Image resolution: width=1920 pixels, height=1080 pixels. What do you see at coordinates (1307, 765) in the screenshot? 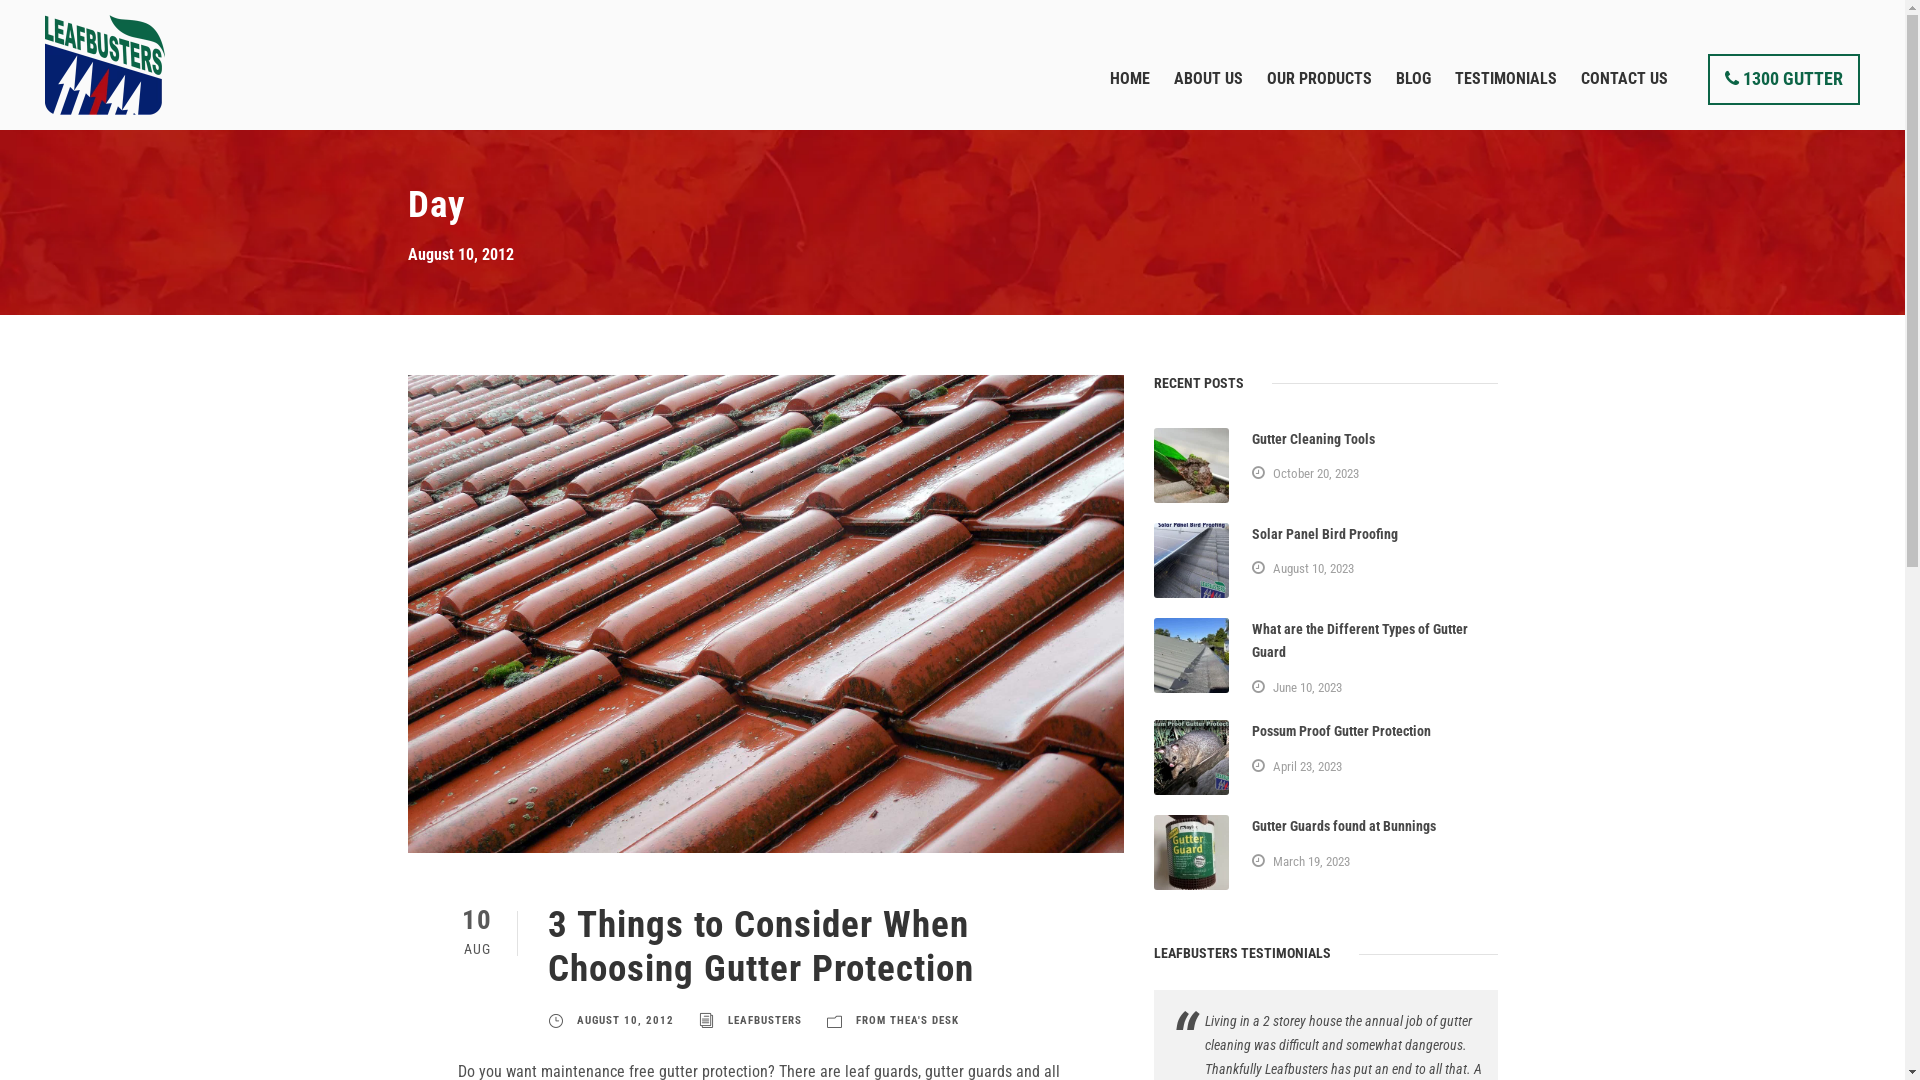
I see `'April 23, 2023'` at bounding box center [1307, 765].